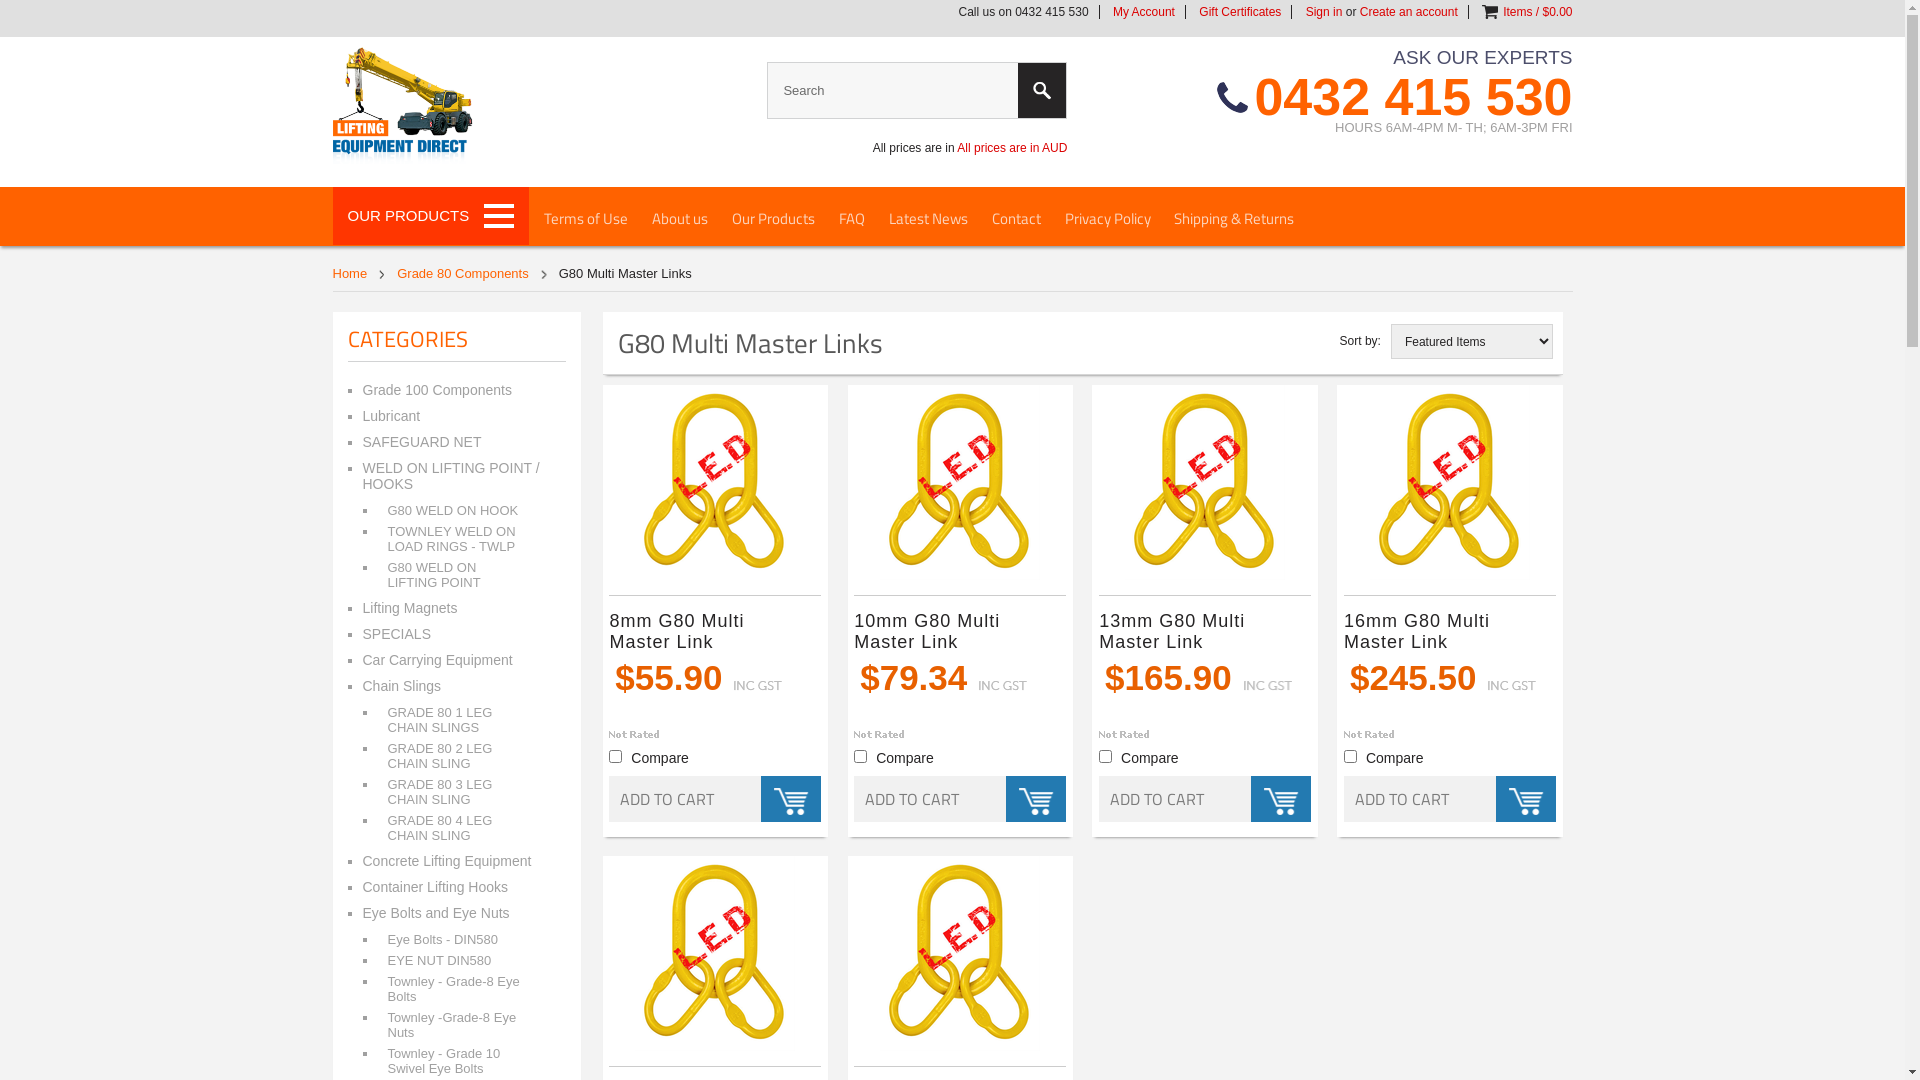  What do you see at coordinates (584, 218) in the screenshot?
I see `'Terms of Use'` at bounding box center [584, 218].